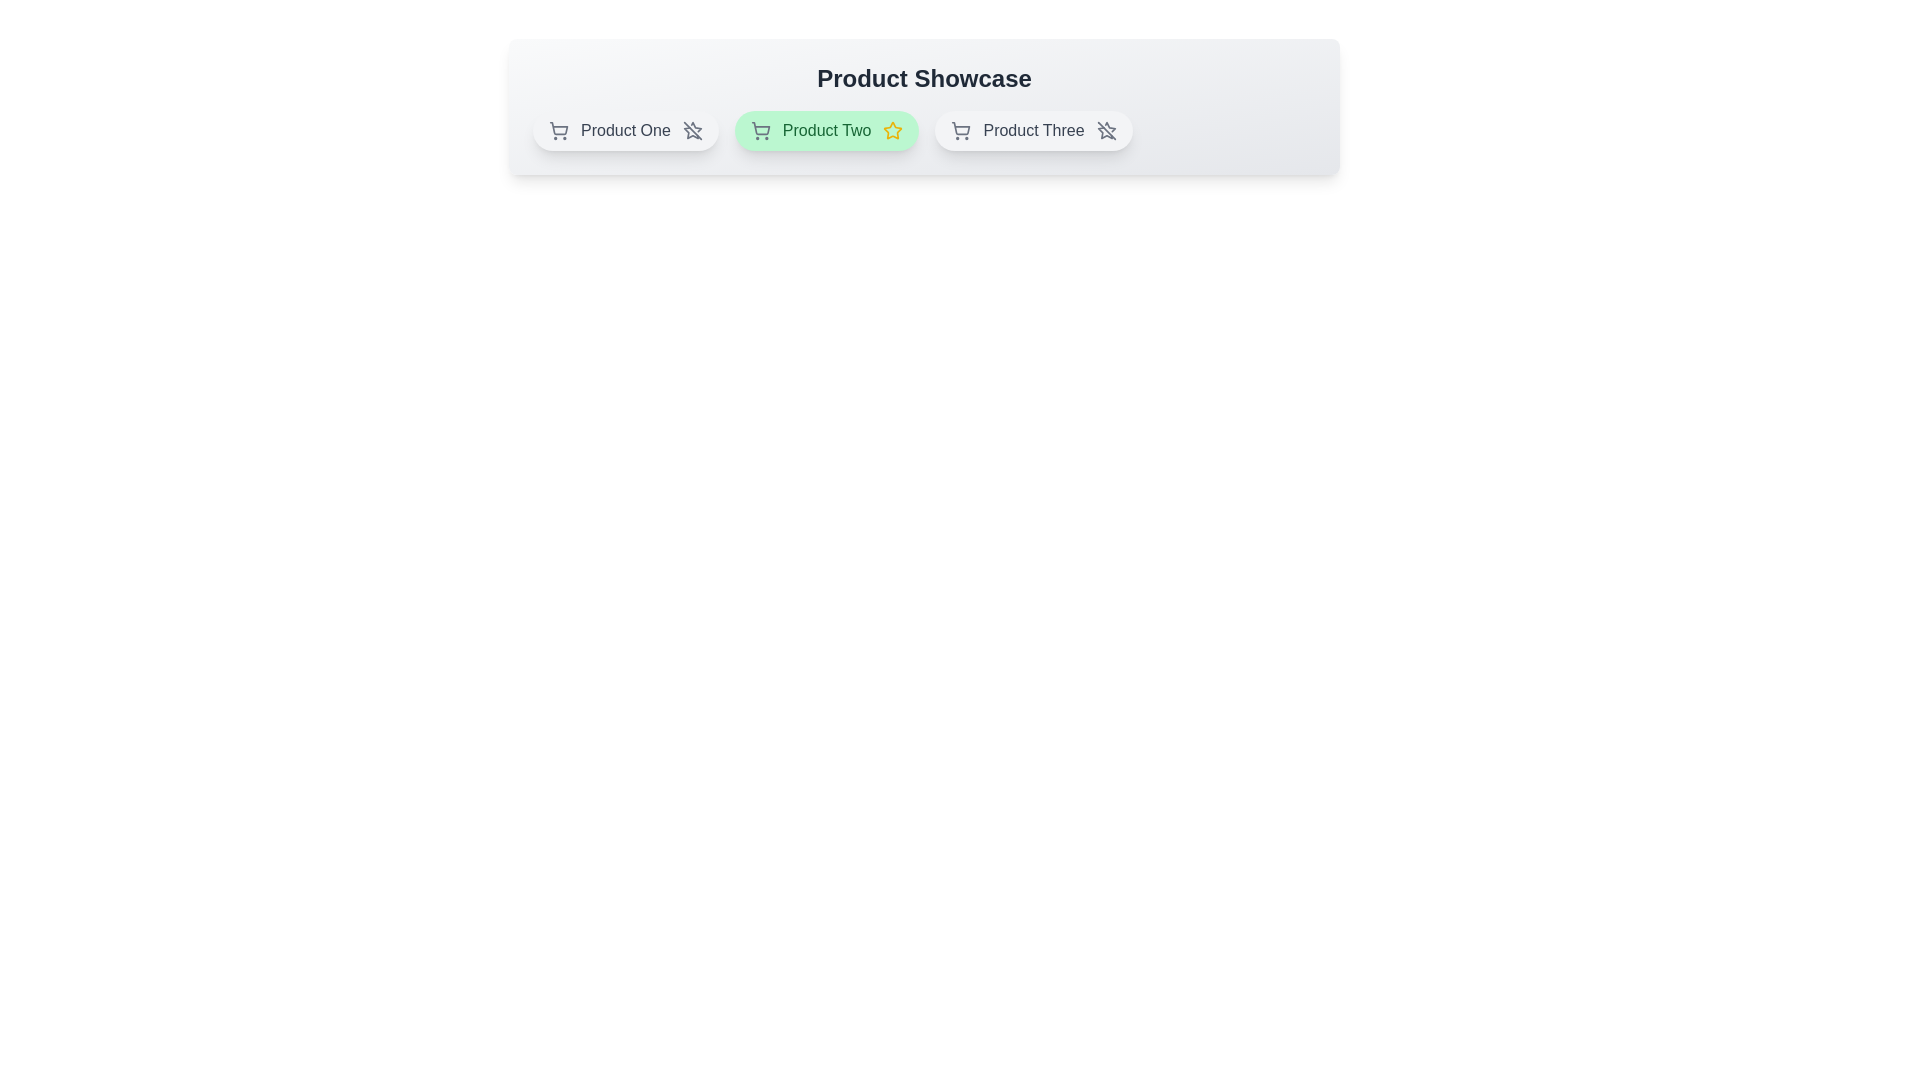 The height and width of the screenshot is (1080, 1920). I want to click on the product chip corresponding to Product Two to toggle its featured status, so click(827, 131).